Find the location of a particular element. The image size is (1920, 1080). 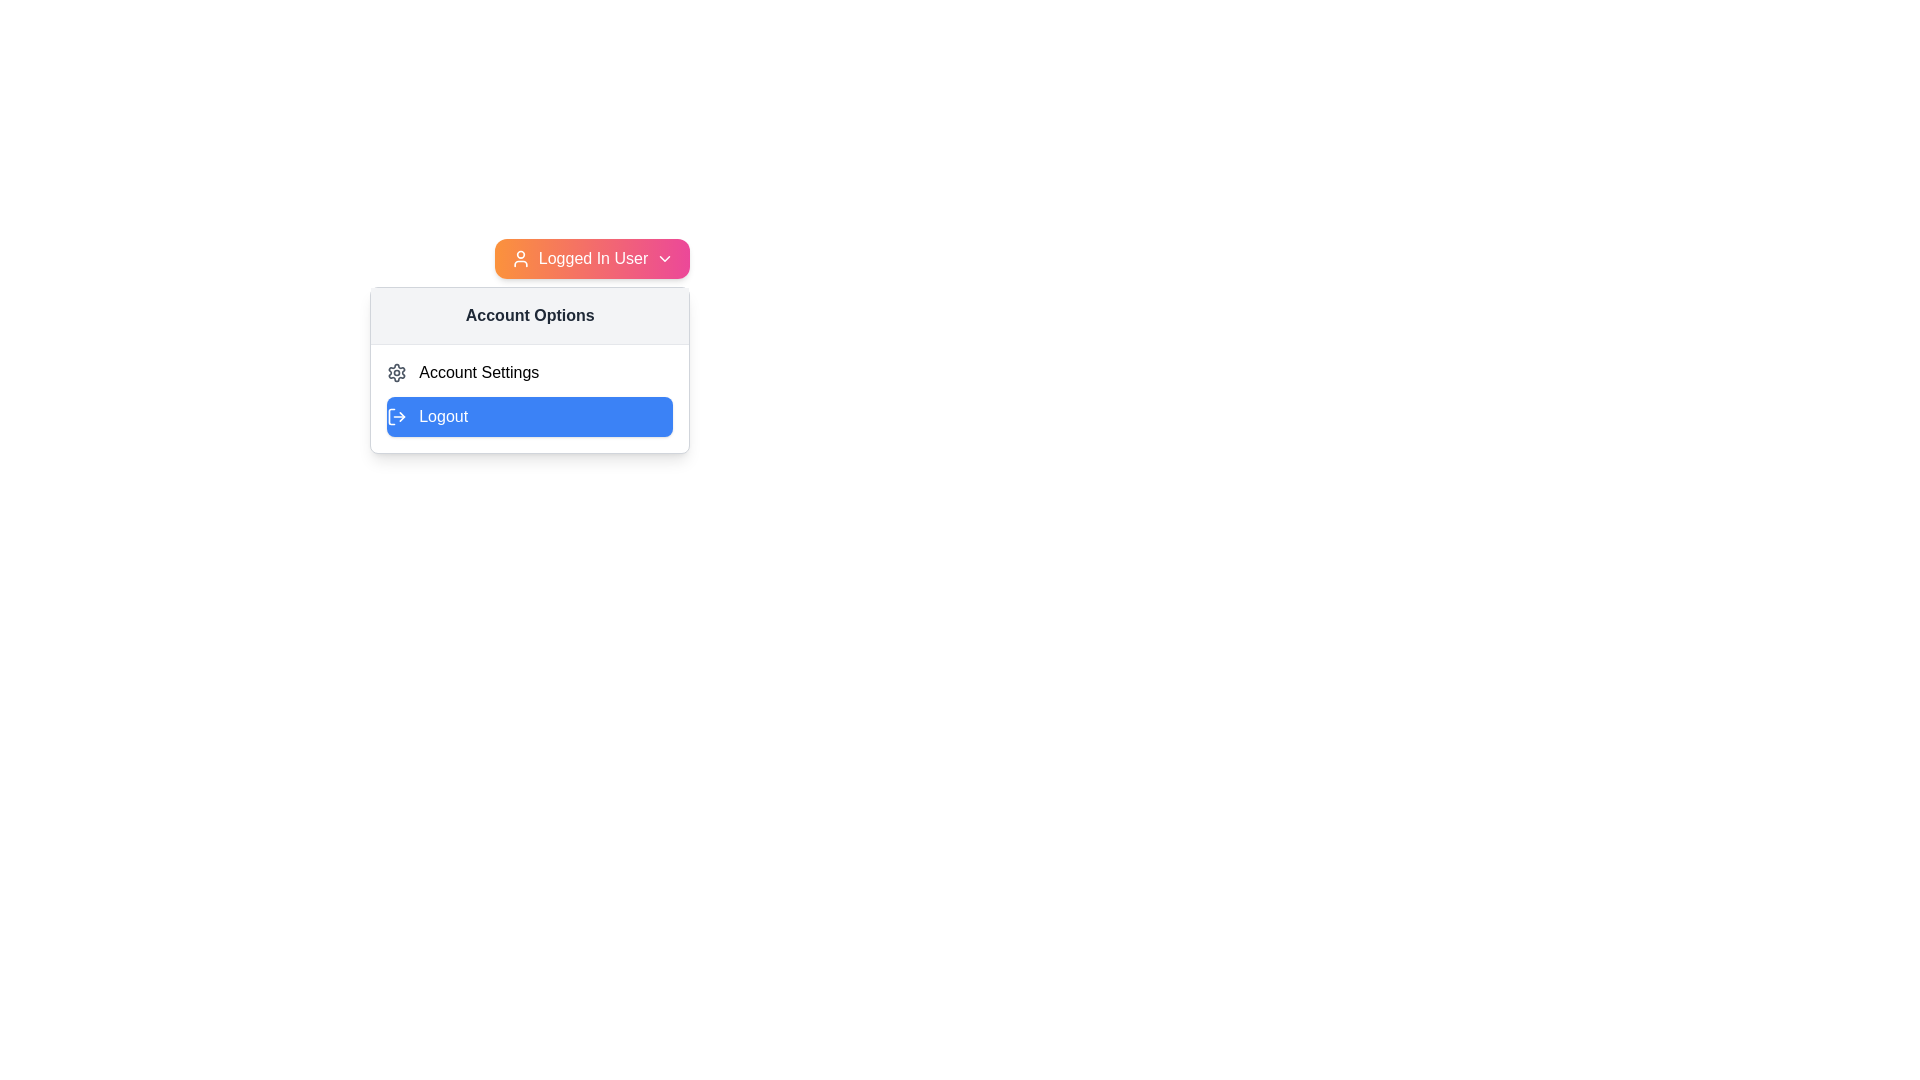

the log-out icon, which is styled as an arrow exiting a rectangle and located to the left of the 'Logout' button in a blue rounded rectangle within a dropdown menu is located at coordinates (397, 415).